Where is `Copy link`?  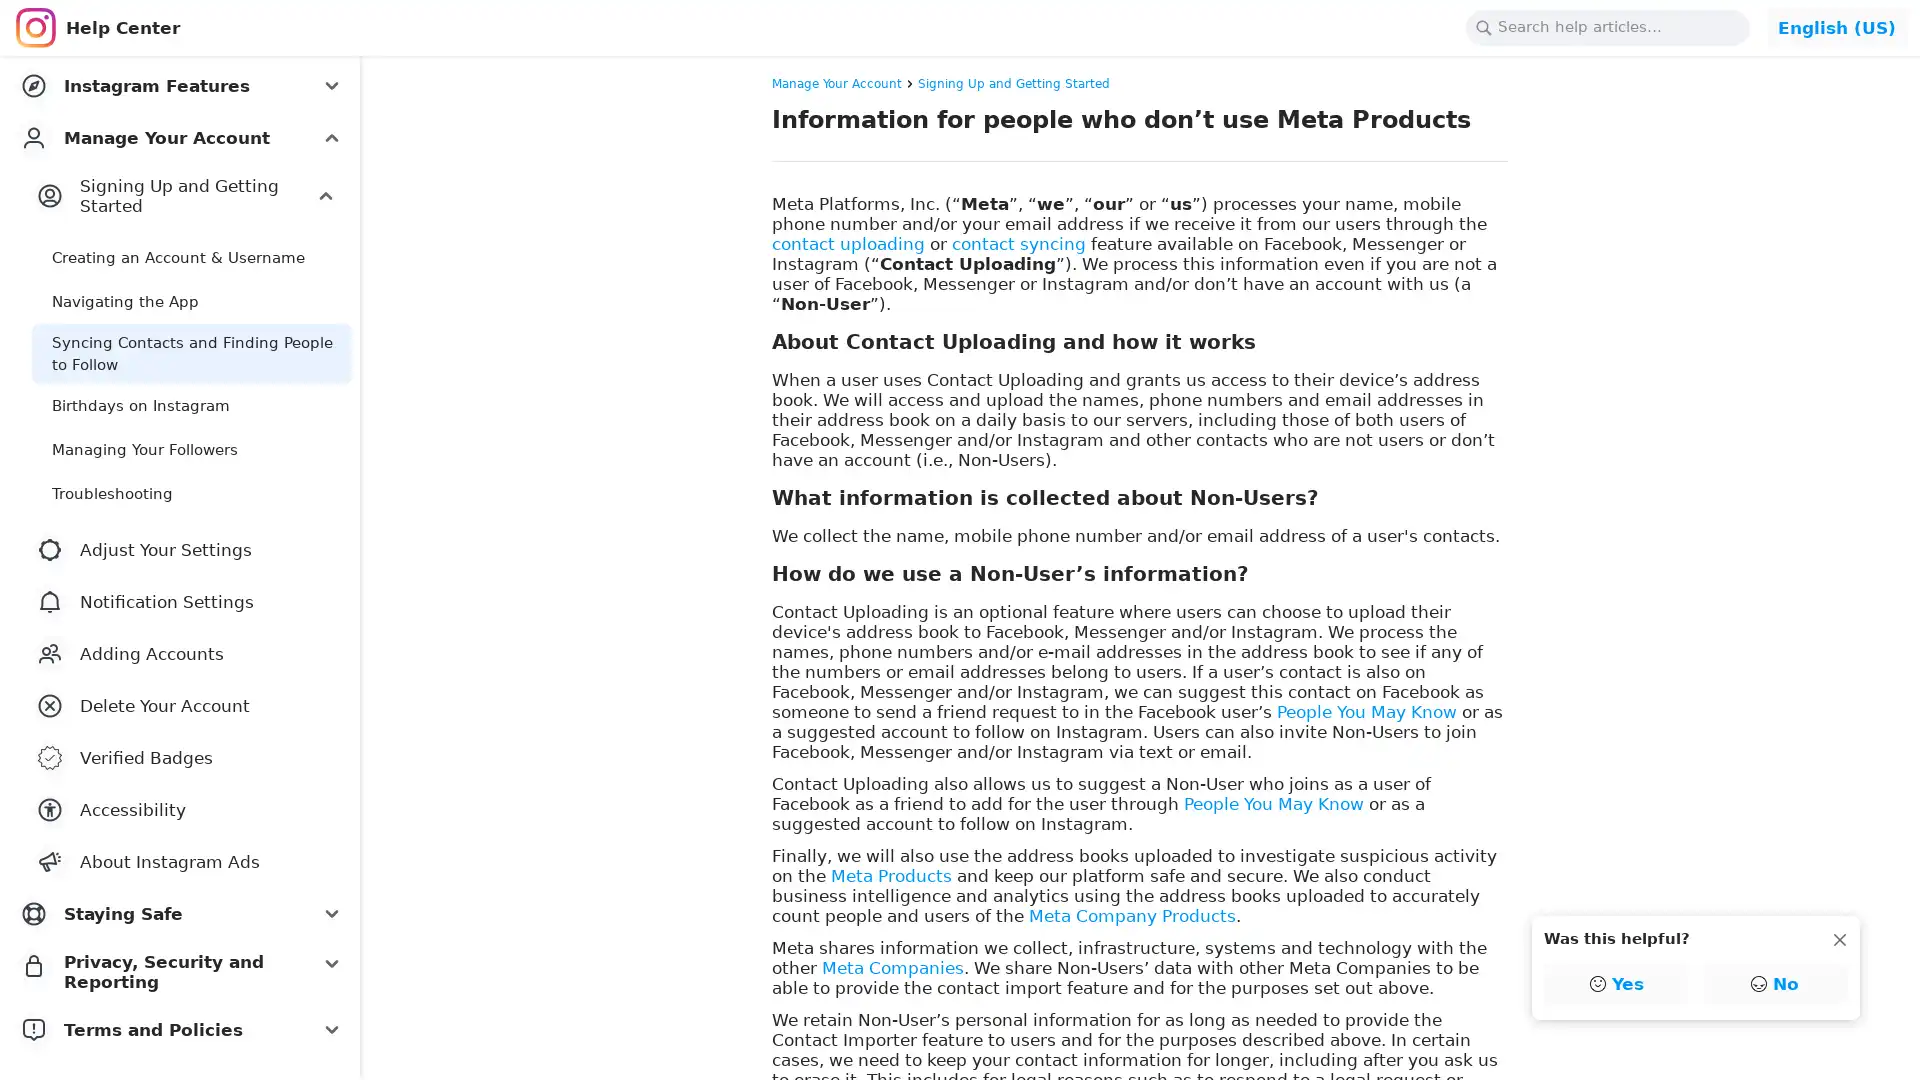
Copy link is located at coordinates (834, 161).